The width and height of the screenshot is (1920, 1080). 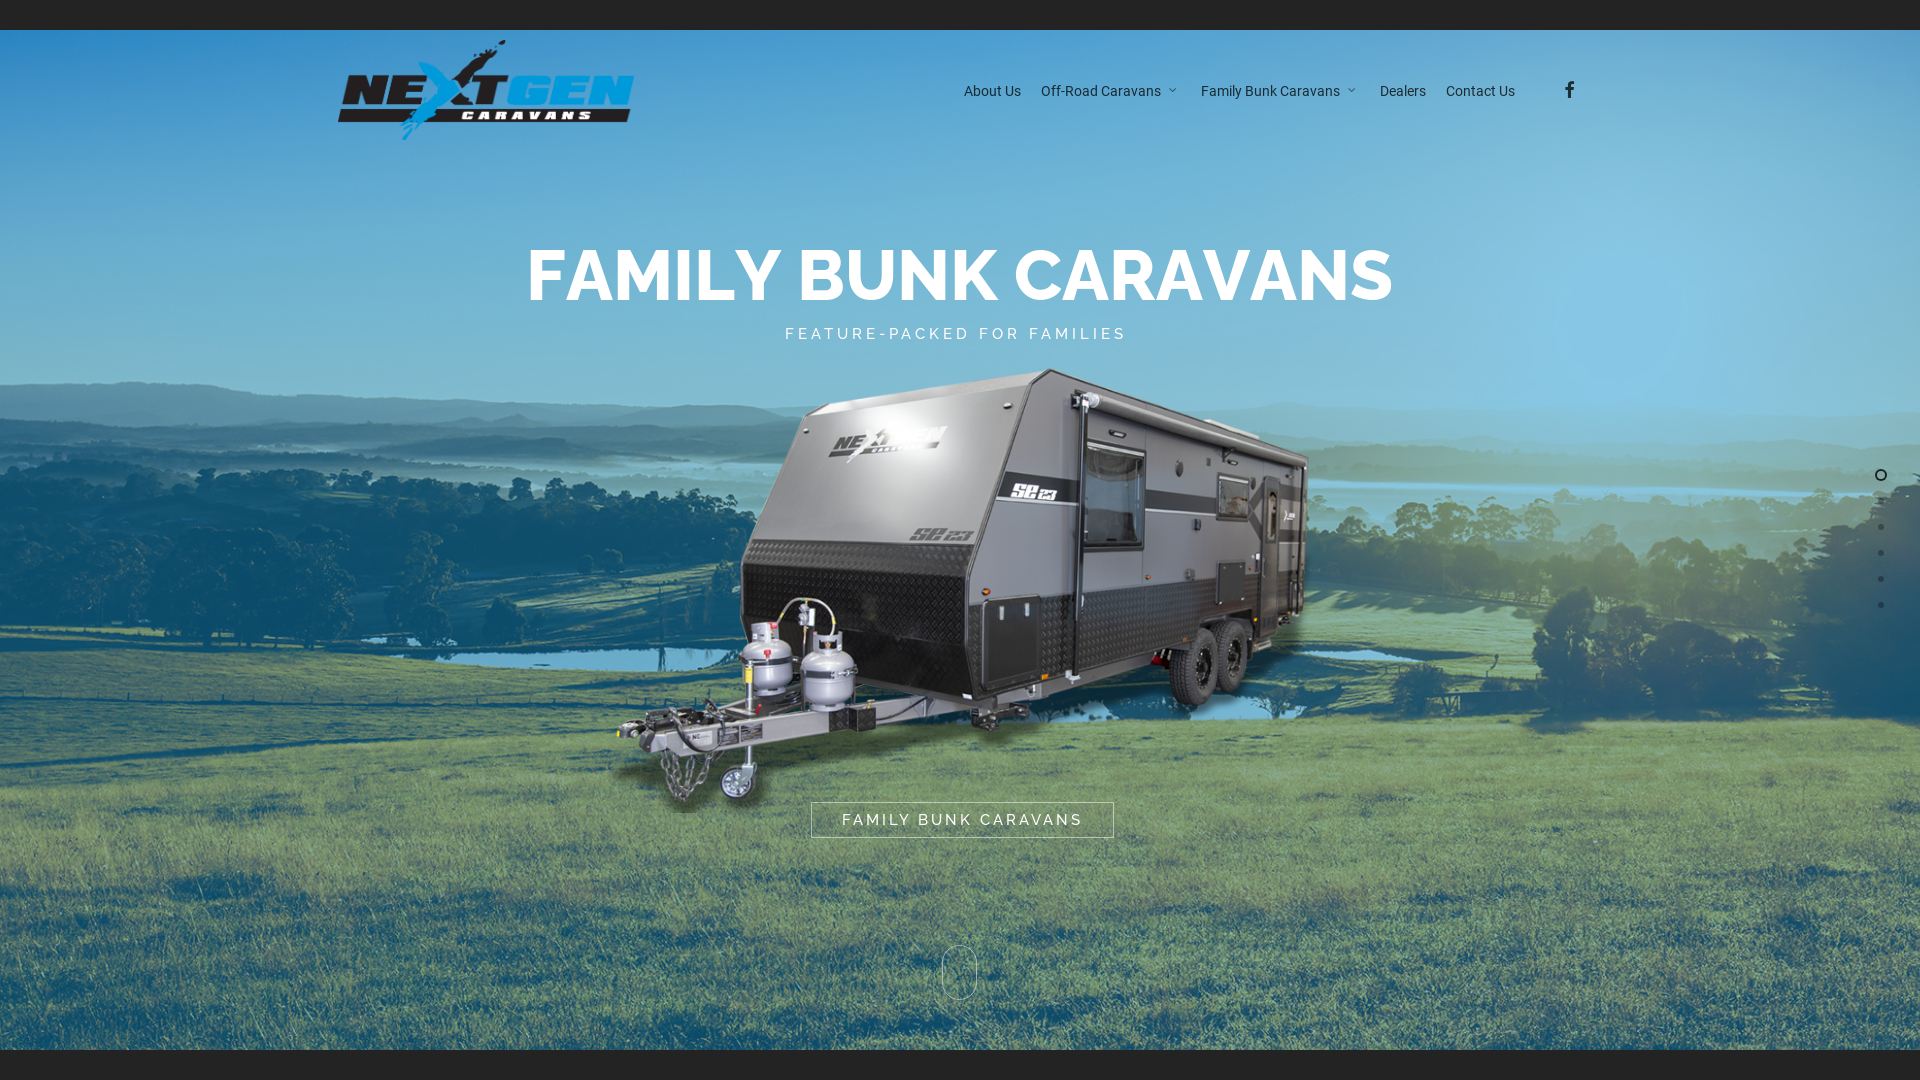 I want to click on 'Dealers', so click(x=1401, y=88).